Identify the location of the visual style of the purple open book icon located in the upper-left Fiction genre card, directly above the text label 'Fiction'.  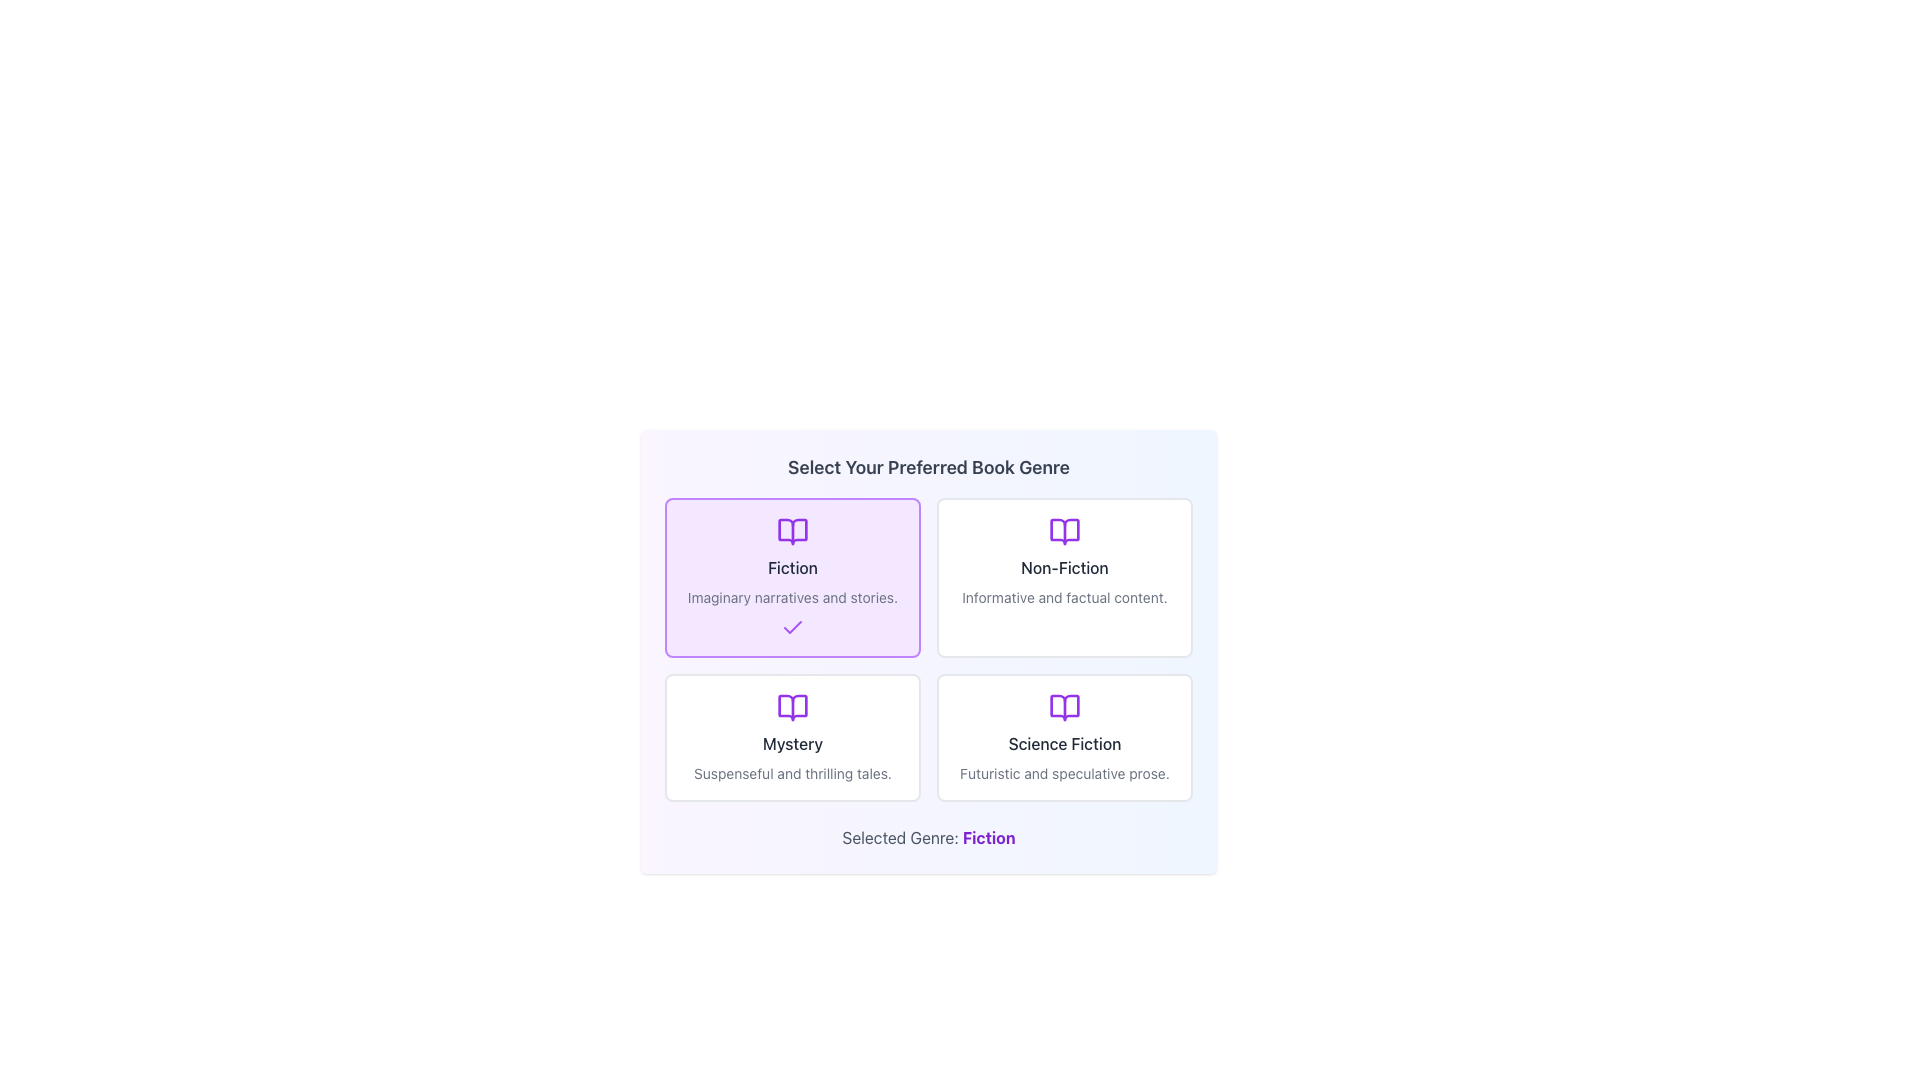
(791, 531).